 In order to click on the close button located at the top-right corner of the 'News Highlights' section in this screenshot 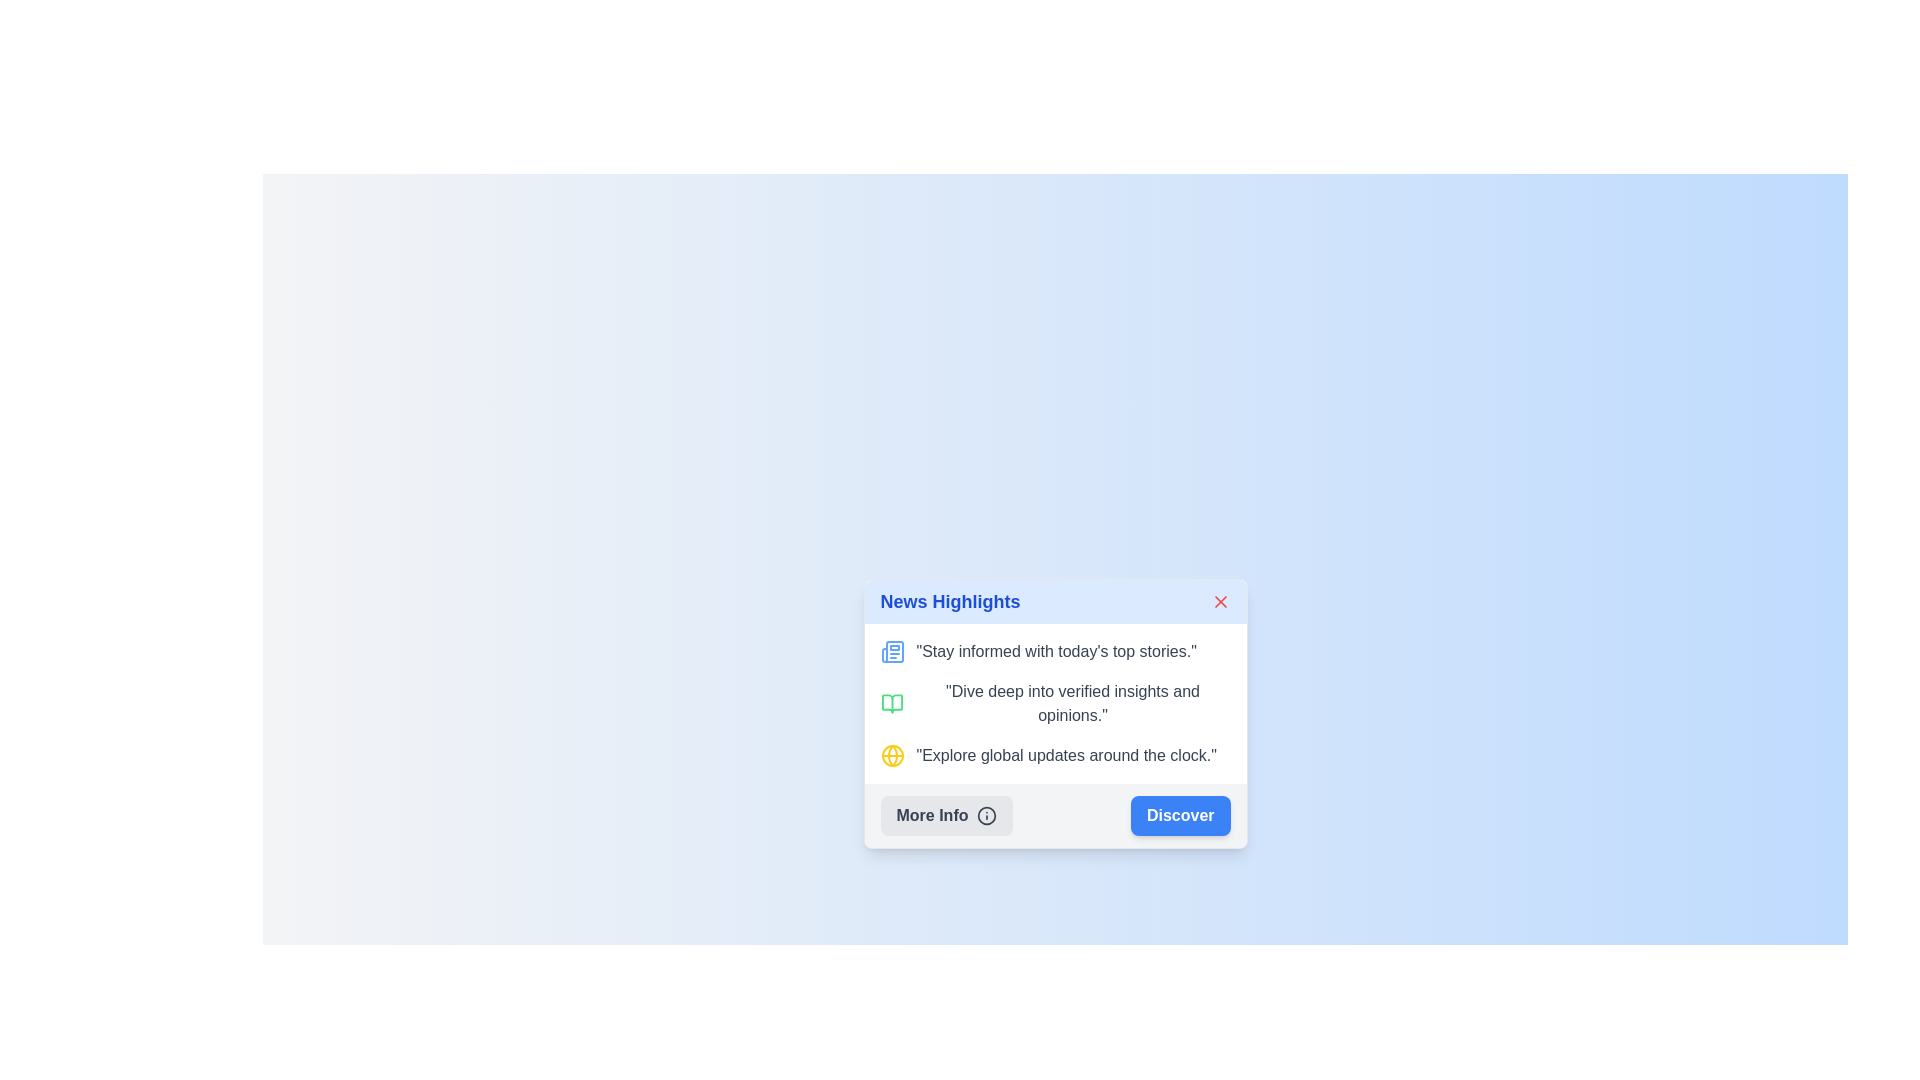, I will do `click(1219, 600)`.